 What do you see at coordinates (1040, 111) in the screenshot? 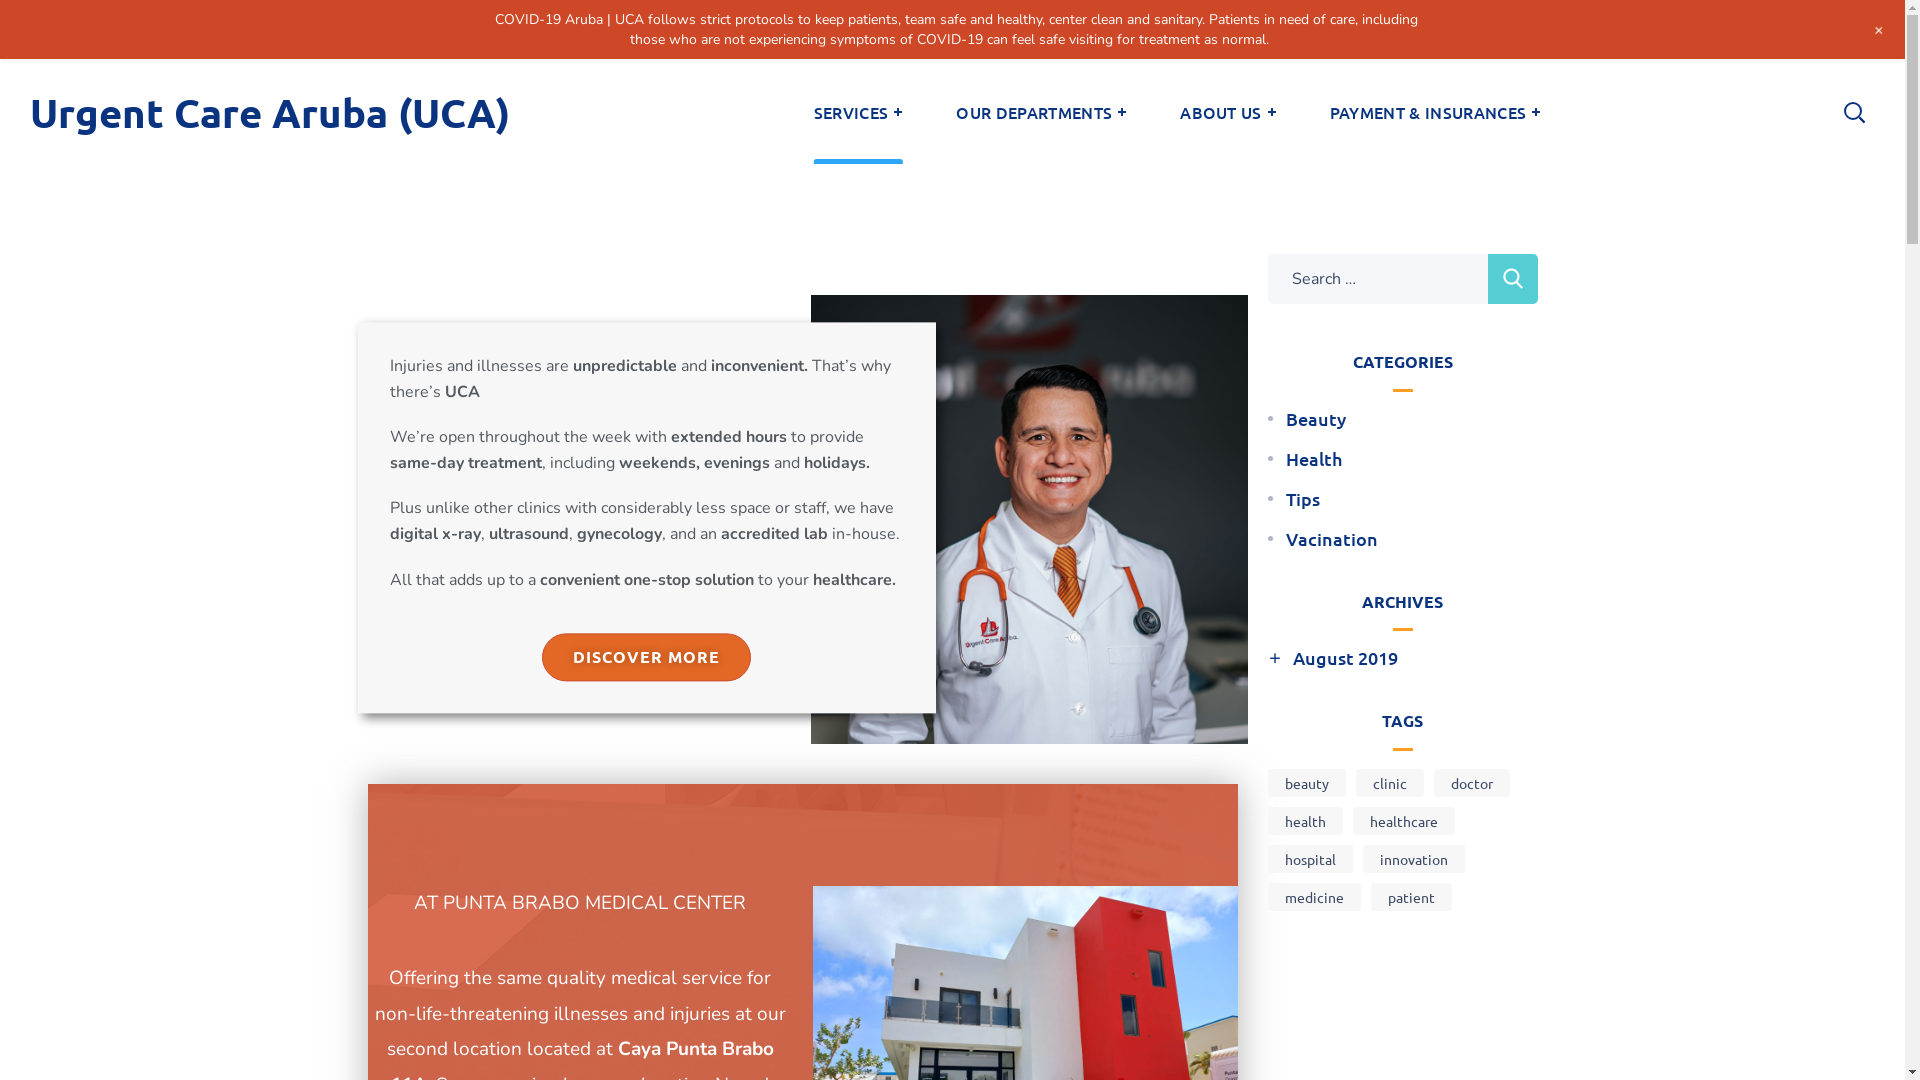
I see `'OUR DEPARTMENTS'` at bounding box center [1040, 111].